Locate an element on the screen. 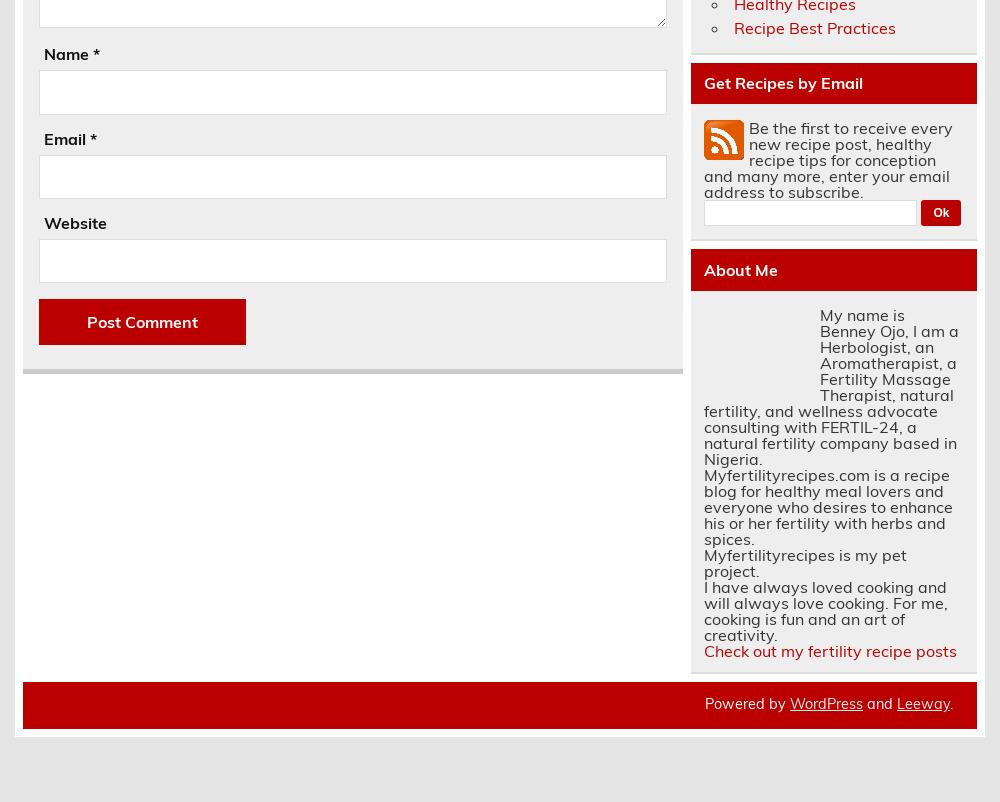  'Be the first to receive every new recipe post, healthy recipe tips for conception and many more, enter your email address to subscribe.' is located at coordinates (826, 158).